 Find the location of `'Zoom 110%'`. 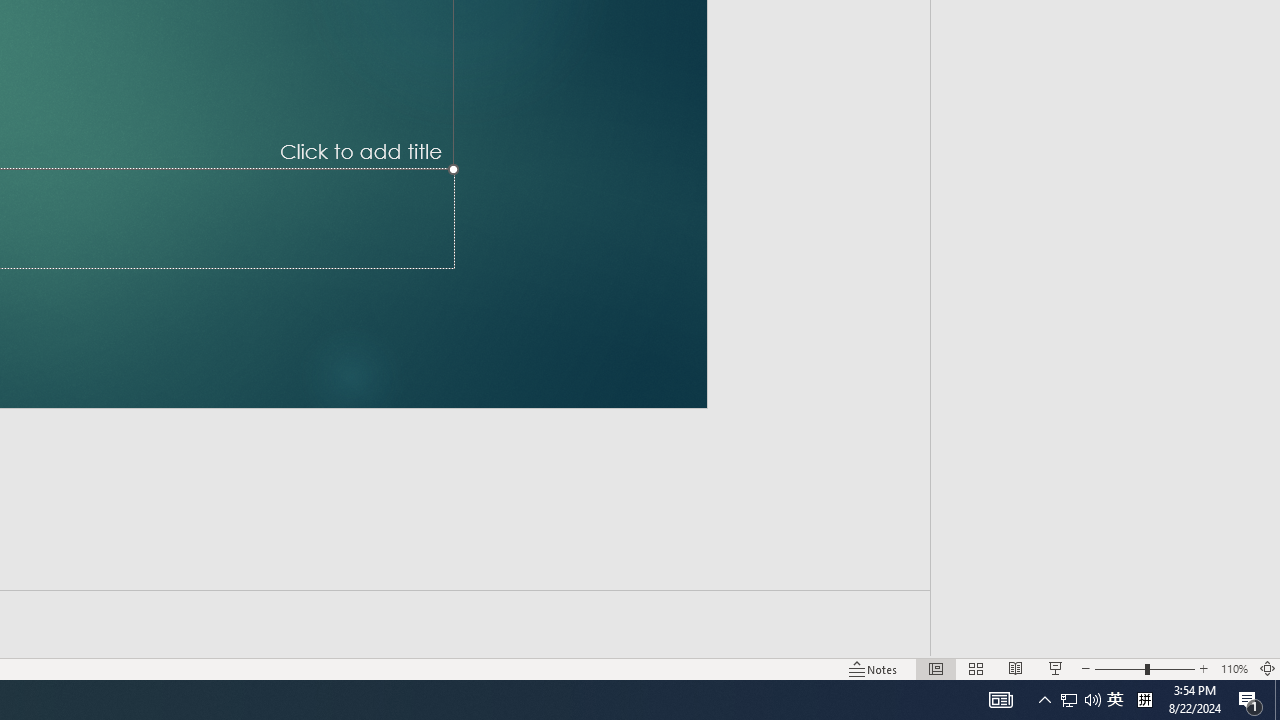

'Zoom 110%' is located at coordinates (1233, 669).